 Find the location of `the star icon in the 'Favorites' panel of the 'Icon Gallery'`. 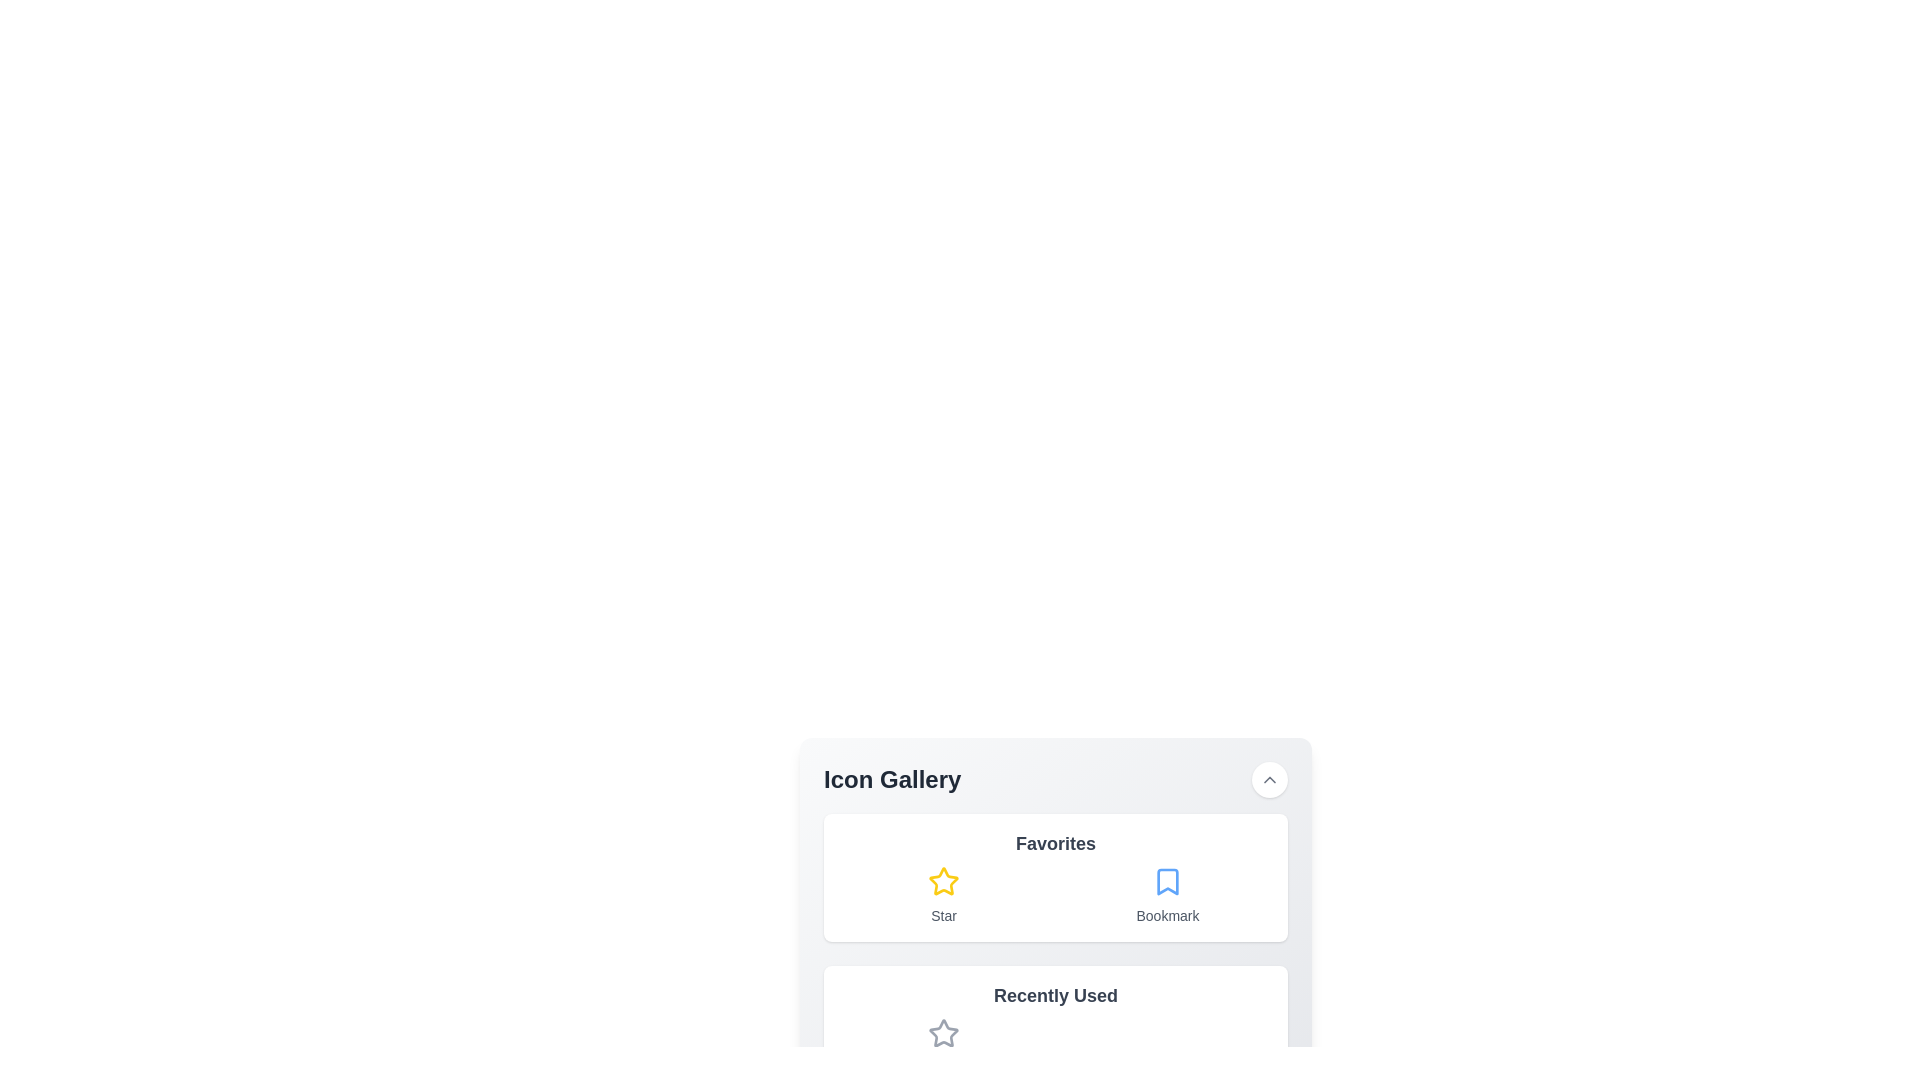

the star icon in the 'Favorites' panel of the 'Icon Gallery' is located at coordinates (943, 880).